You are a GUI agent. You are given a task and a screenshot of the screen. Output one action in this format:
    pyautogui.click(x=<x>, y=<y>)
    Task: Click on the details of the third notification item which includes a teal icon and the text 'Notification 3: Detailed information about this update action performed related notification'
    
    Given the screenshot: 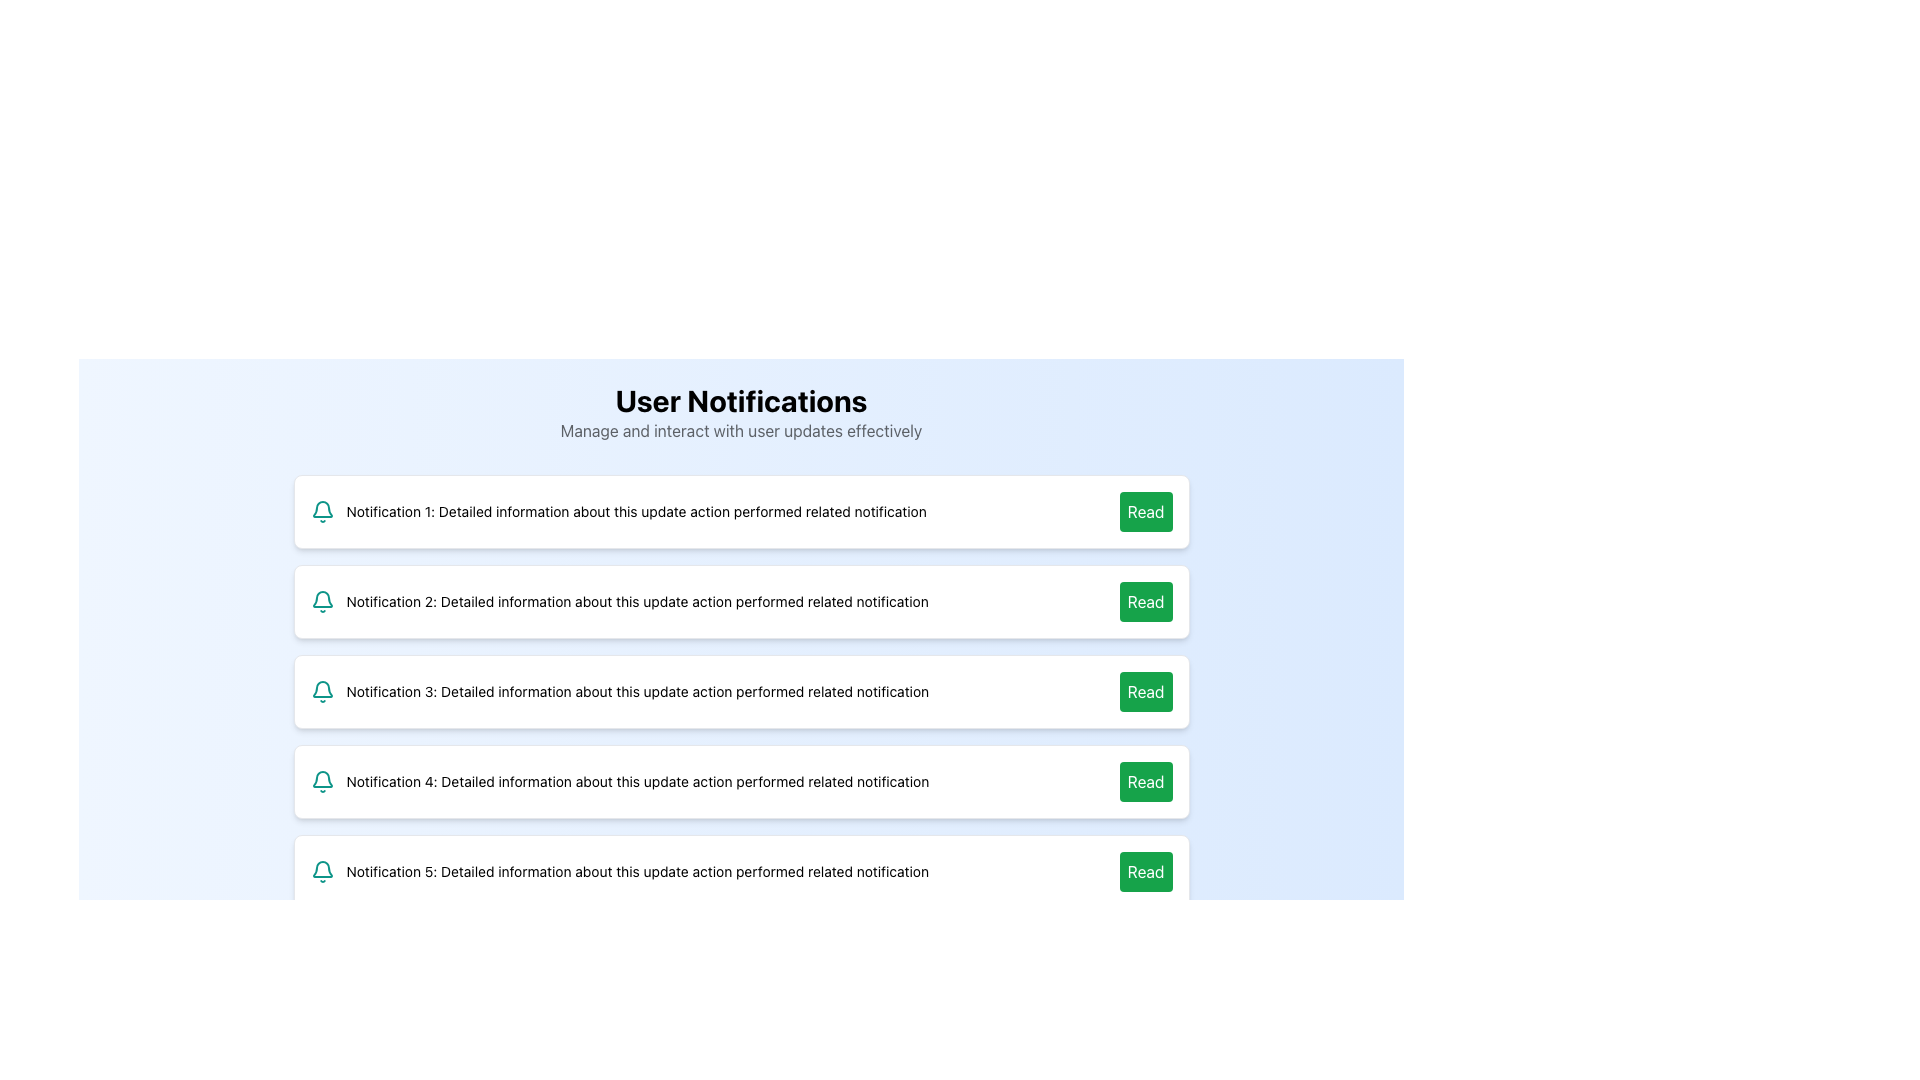 What is the action you would take?
    pyautogui.click(x=618, y=690)
    